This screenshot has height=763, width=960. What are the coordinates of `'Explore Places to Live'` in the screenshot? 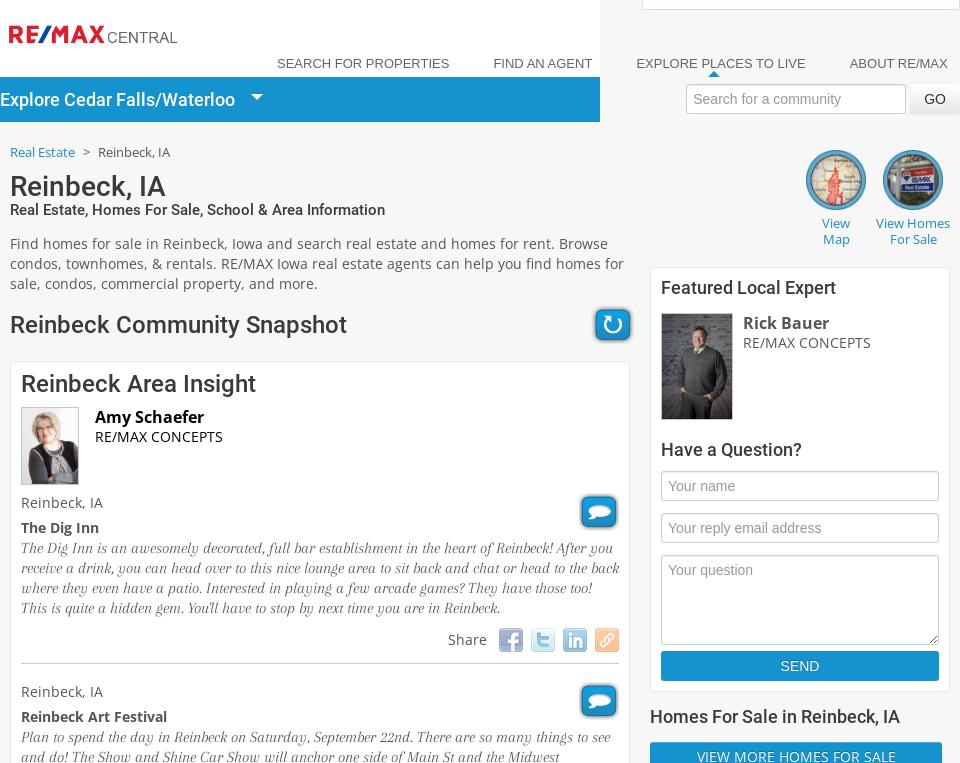 It's located at (720, 63).